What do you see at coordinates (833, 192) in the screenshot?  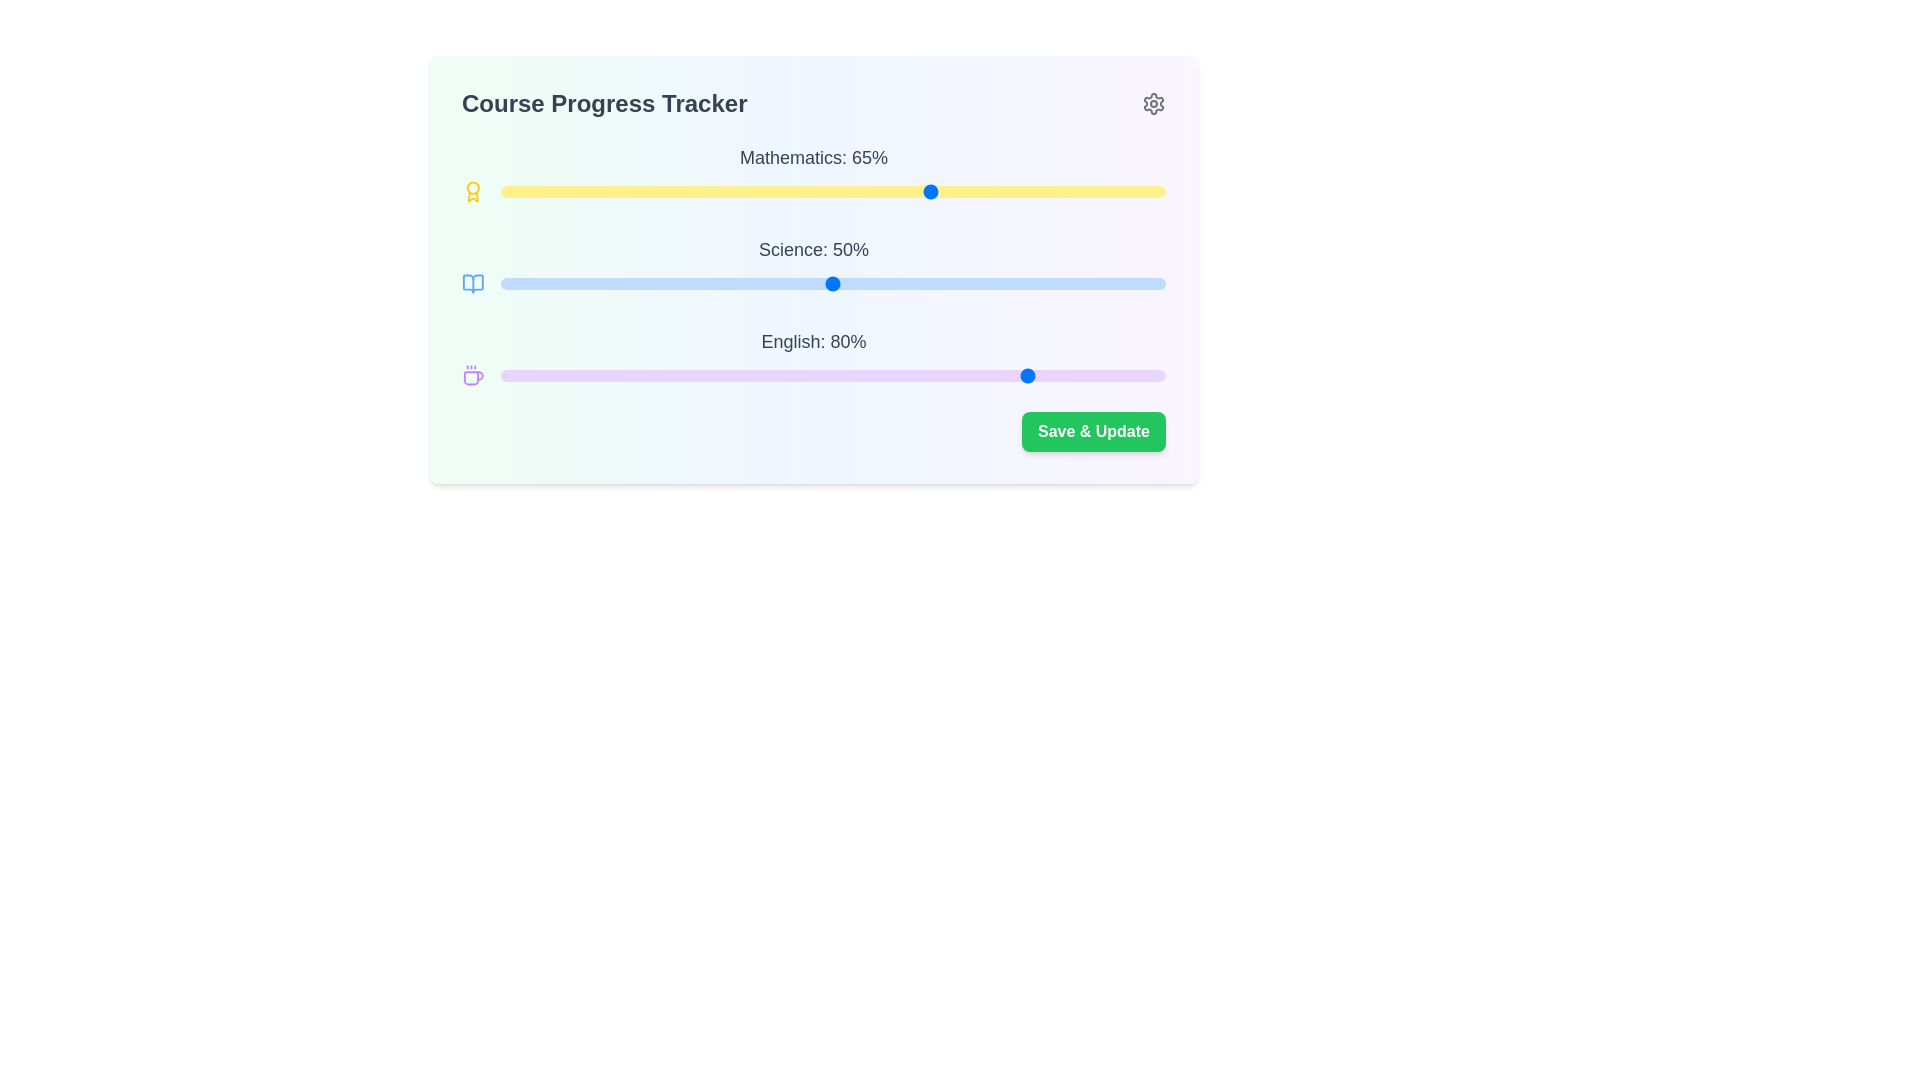 I see `the yellow horizontal range input slider labeled 'Mathematics: 65%'` at bounding box center [833, 192].